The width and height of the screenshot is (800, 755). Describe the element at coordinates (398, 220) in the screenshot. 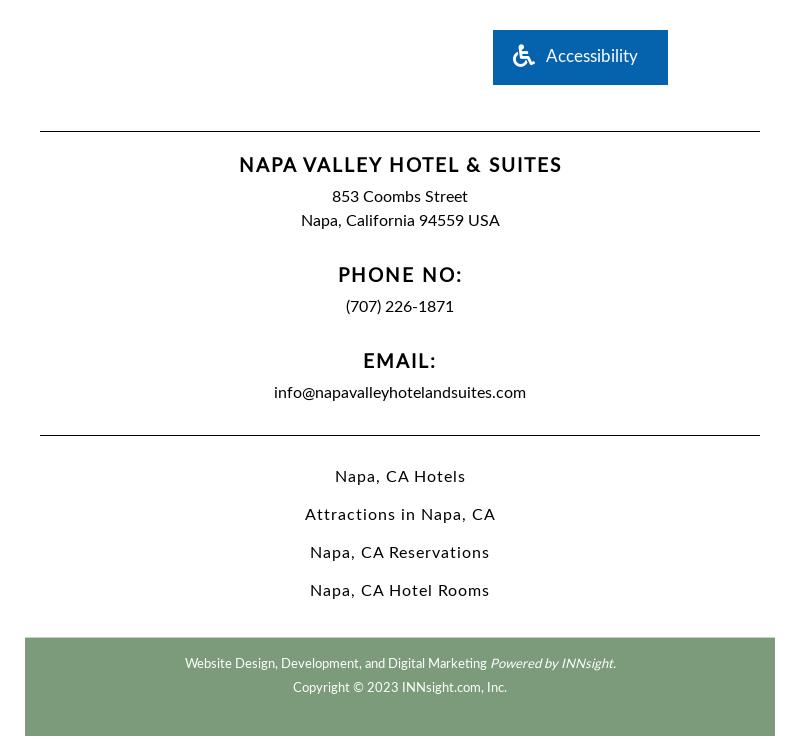

I see `'Napa, California                                                94559 USA'` at that location.